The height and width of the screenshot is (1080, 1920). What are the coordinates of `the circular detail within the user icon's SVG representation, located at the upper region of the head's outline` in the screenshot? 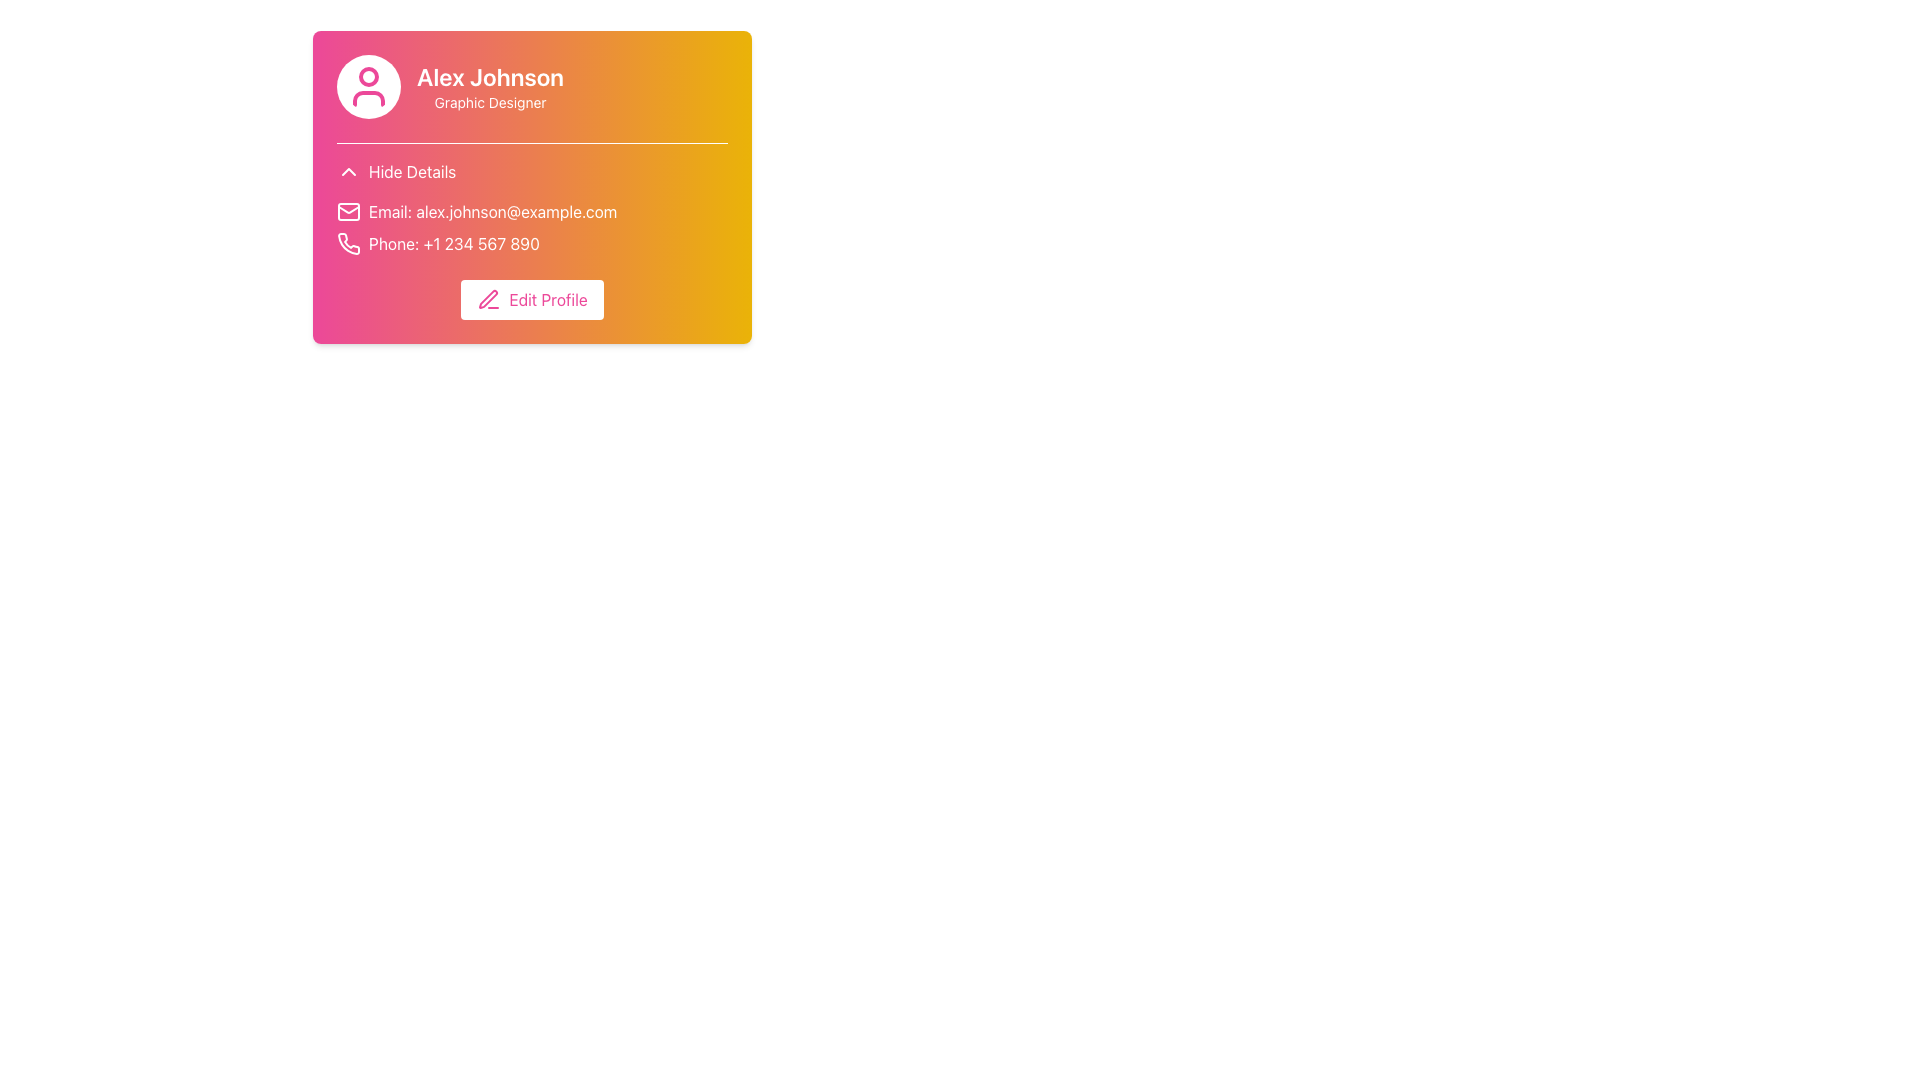 It's located at (369, 76).